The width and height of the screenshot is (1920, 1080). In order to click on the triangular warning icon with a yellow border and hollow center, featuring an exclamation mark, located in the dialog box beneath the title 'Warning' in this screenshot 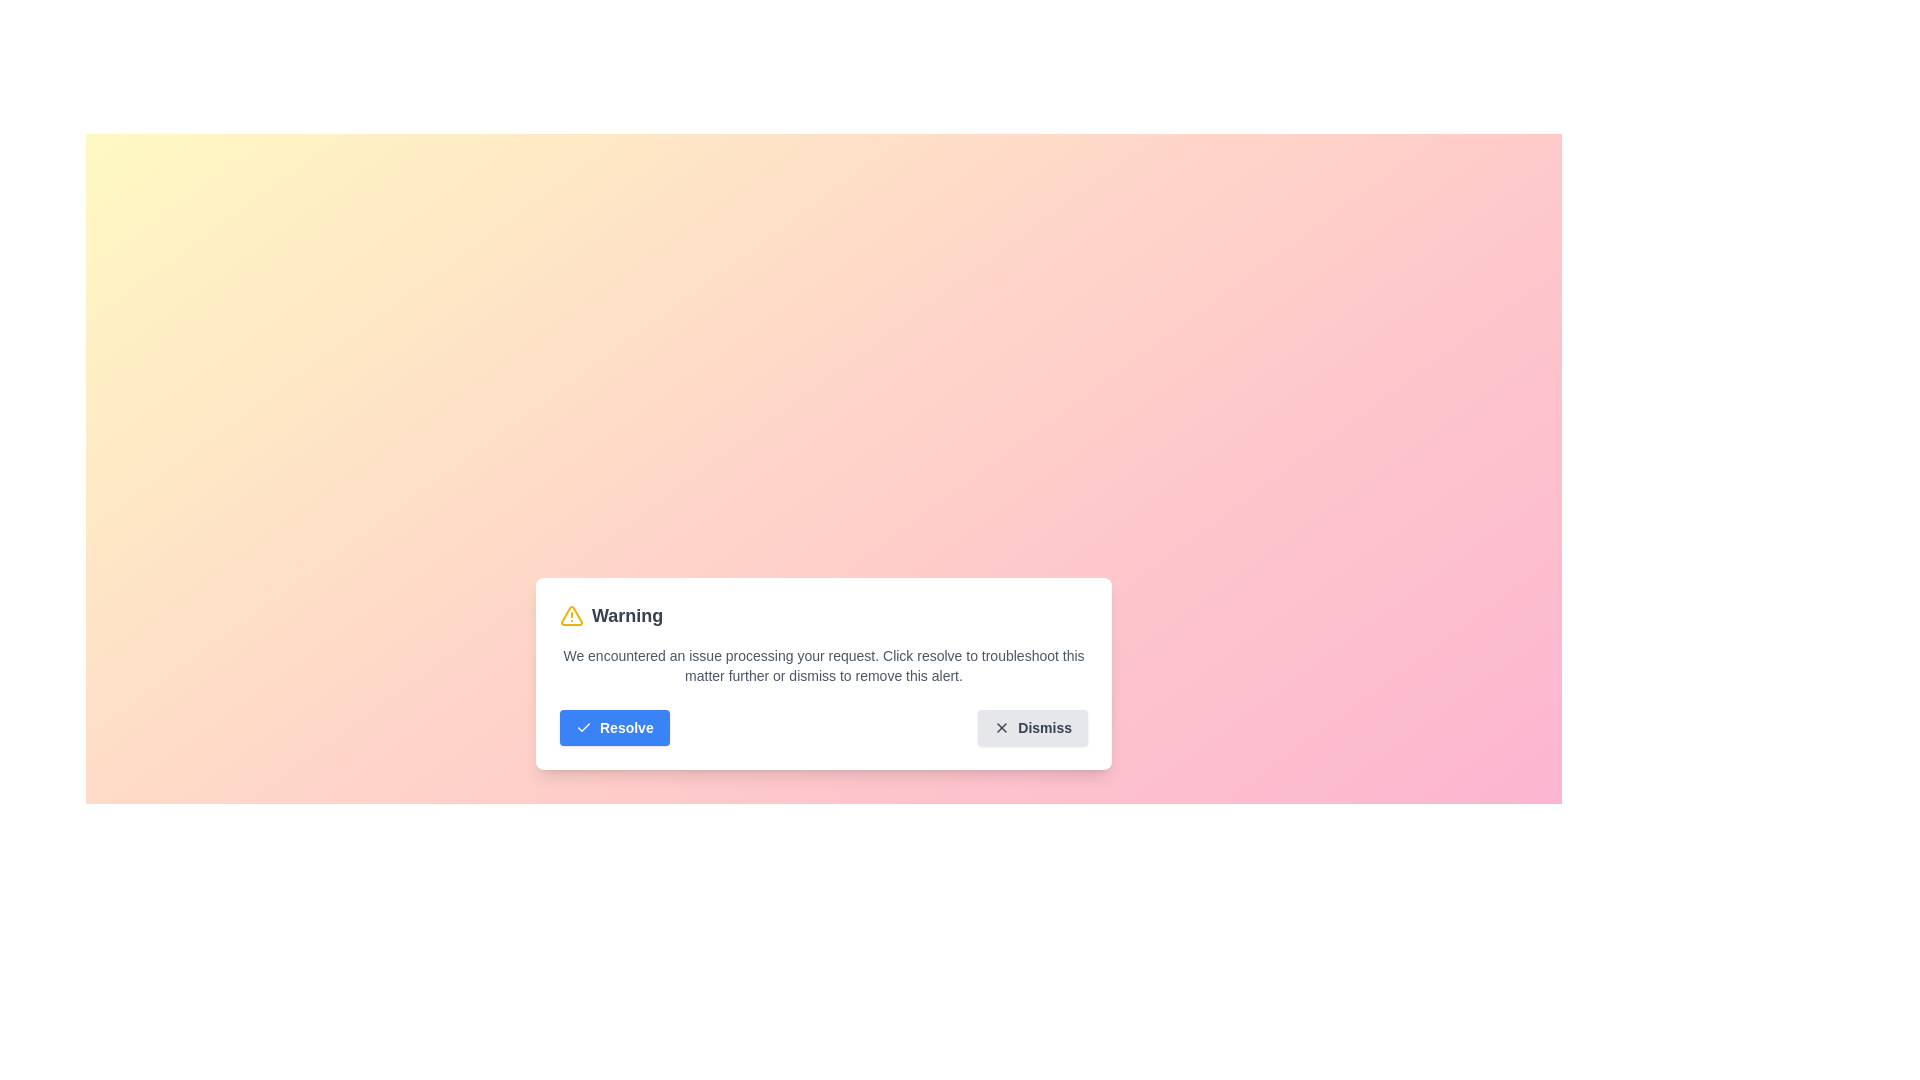, I will do `click(570, 615)`.